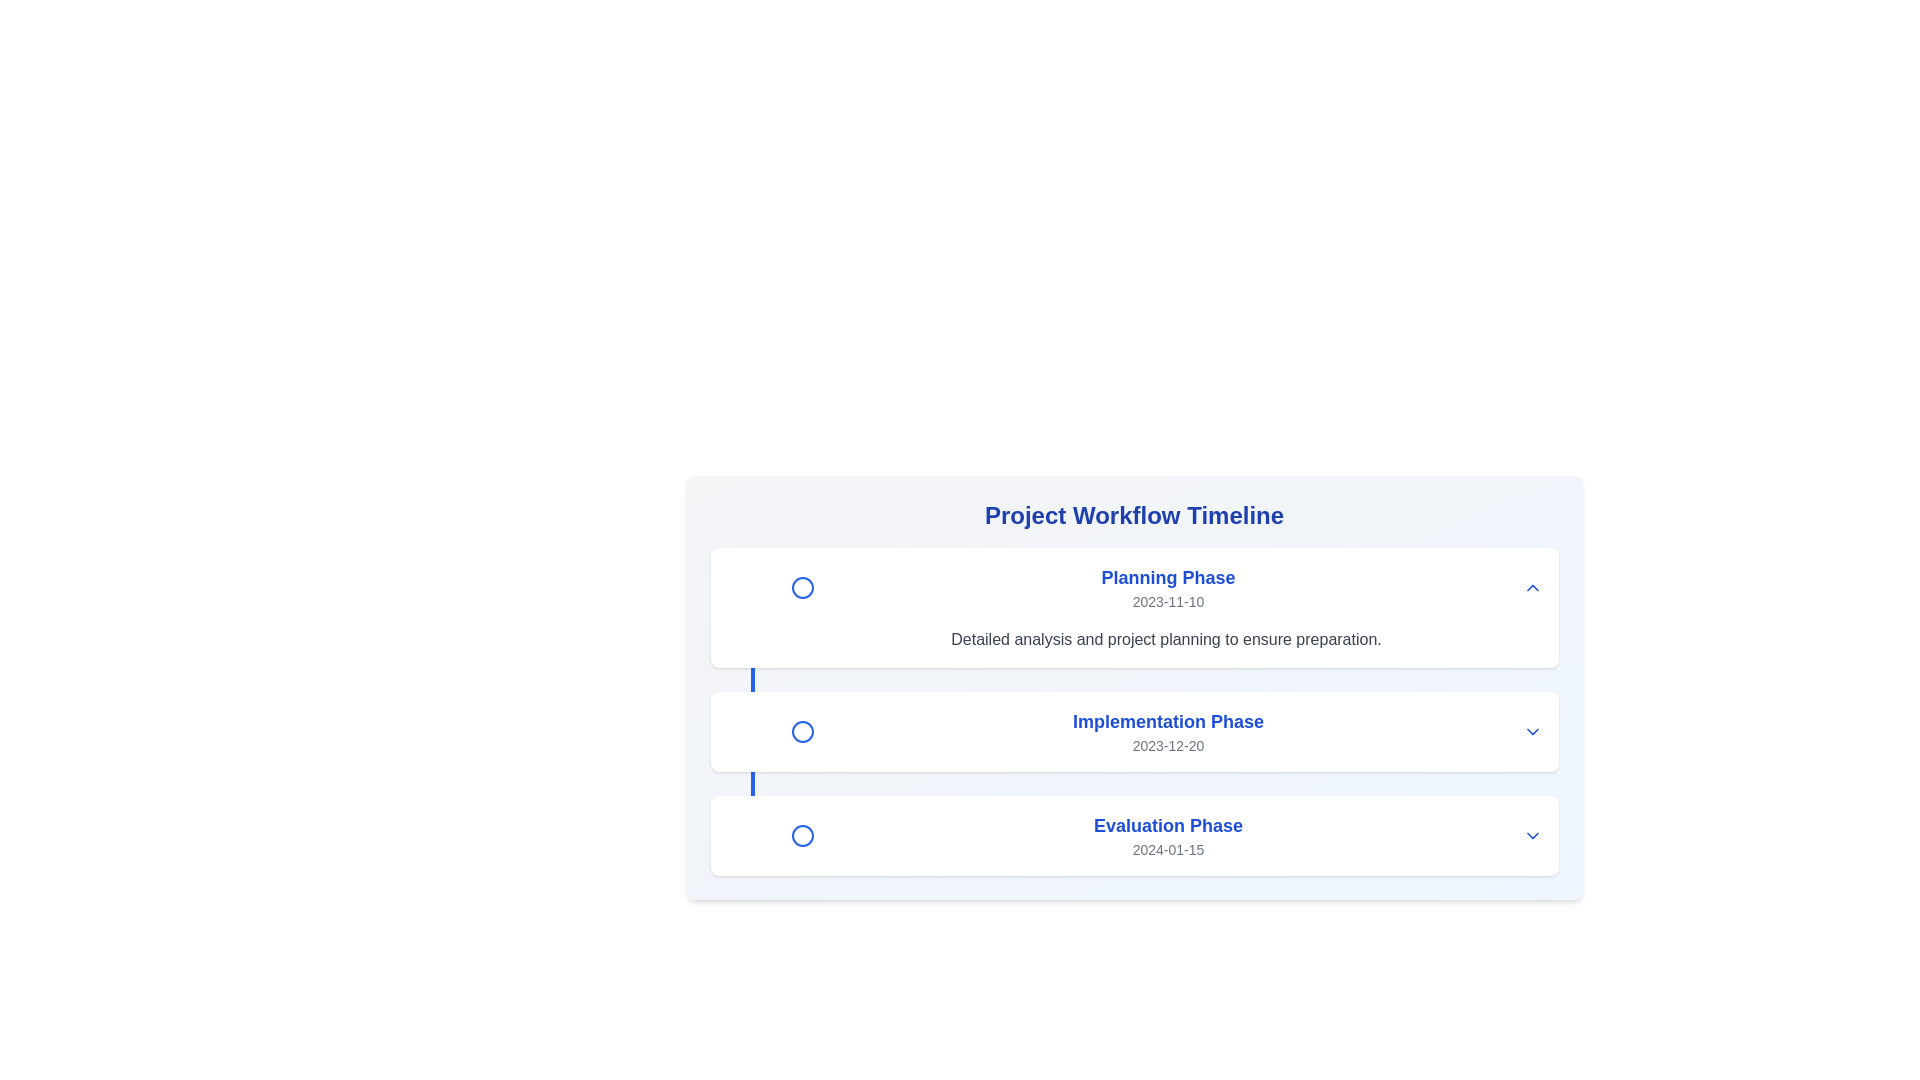  Describe the element at coordinates (802, 836) in the screenshot. I see `the indicator icon associated with the 'Evaluation Phase'` at that location.